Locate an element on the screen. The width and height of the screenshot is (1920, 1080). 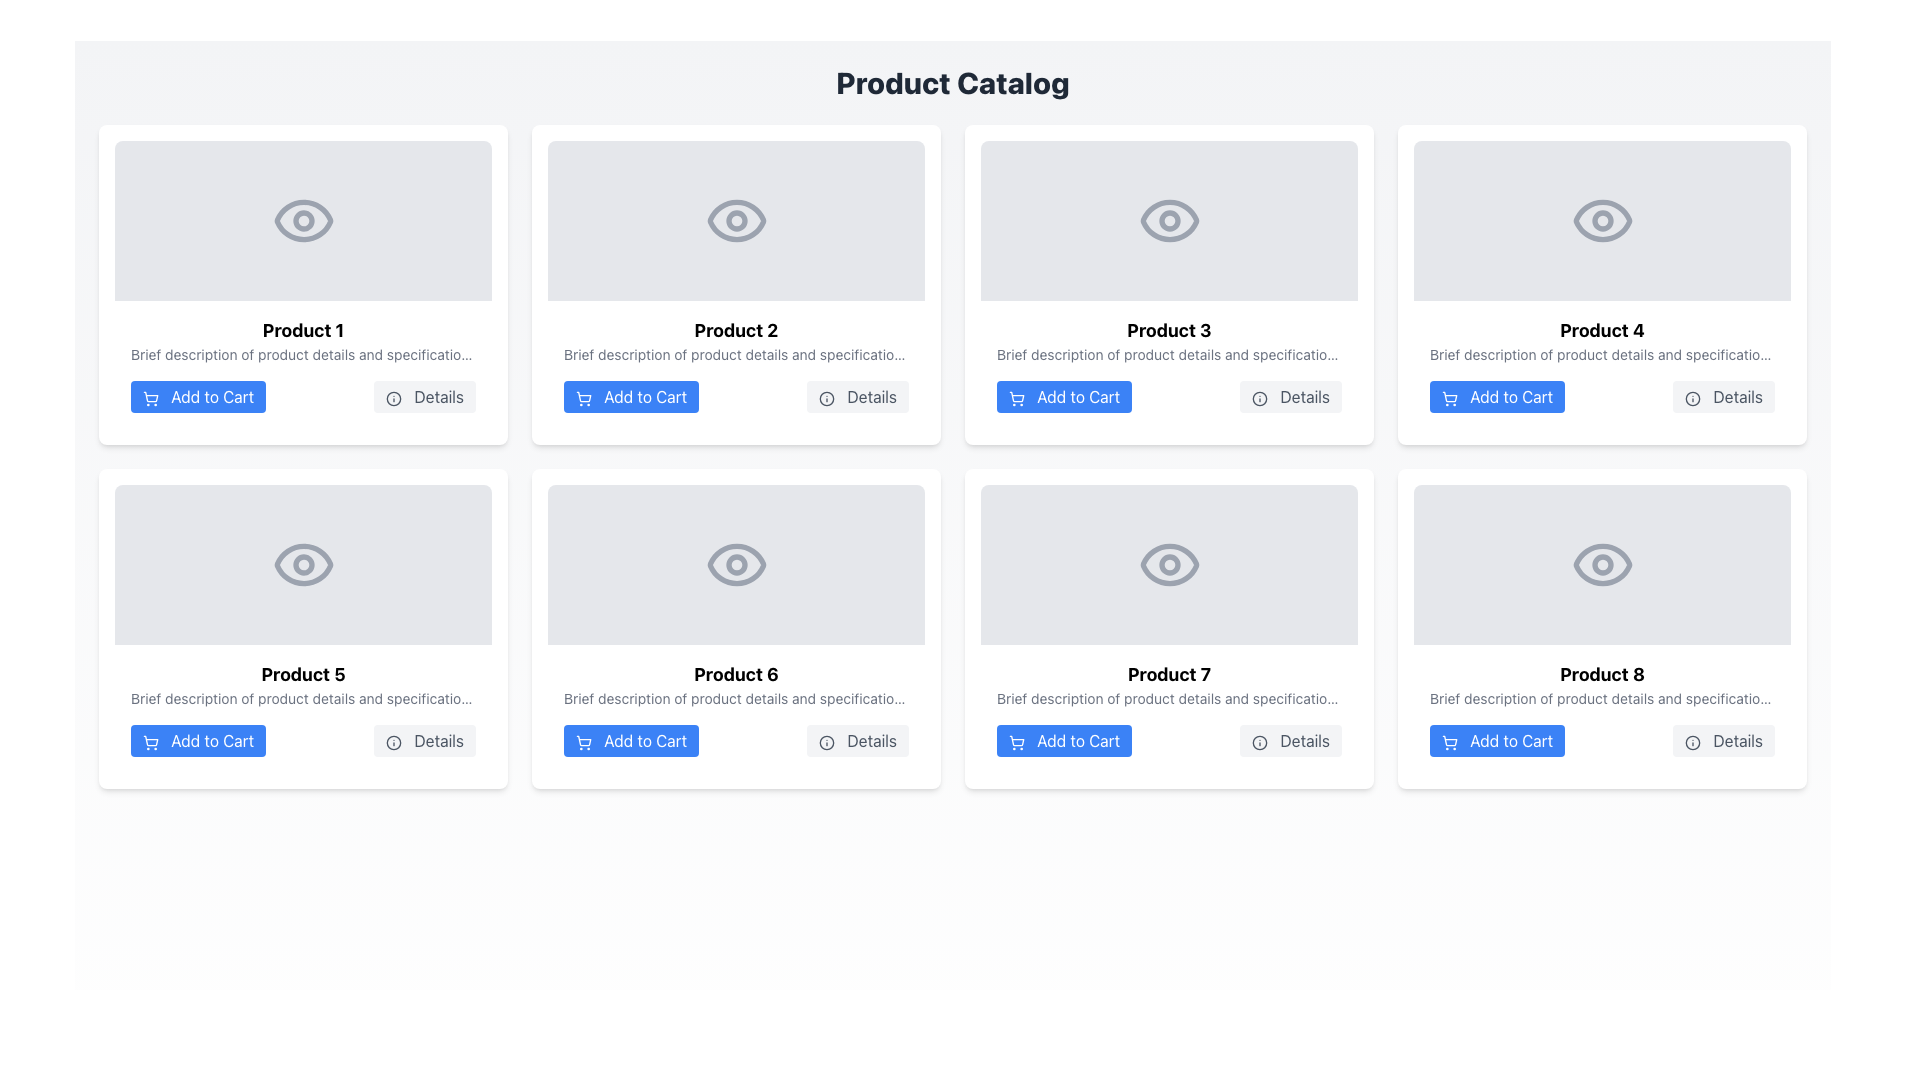
the 'Add to Cart' button associated with 'Product 1', which is visually indicated by the shopping cart icon positioned in the bottom left corner of the product's card is located at coordinates (149, 397).